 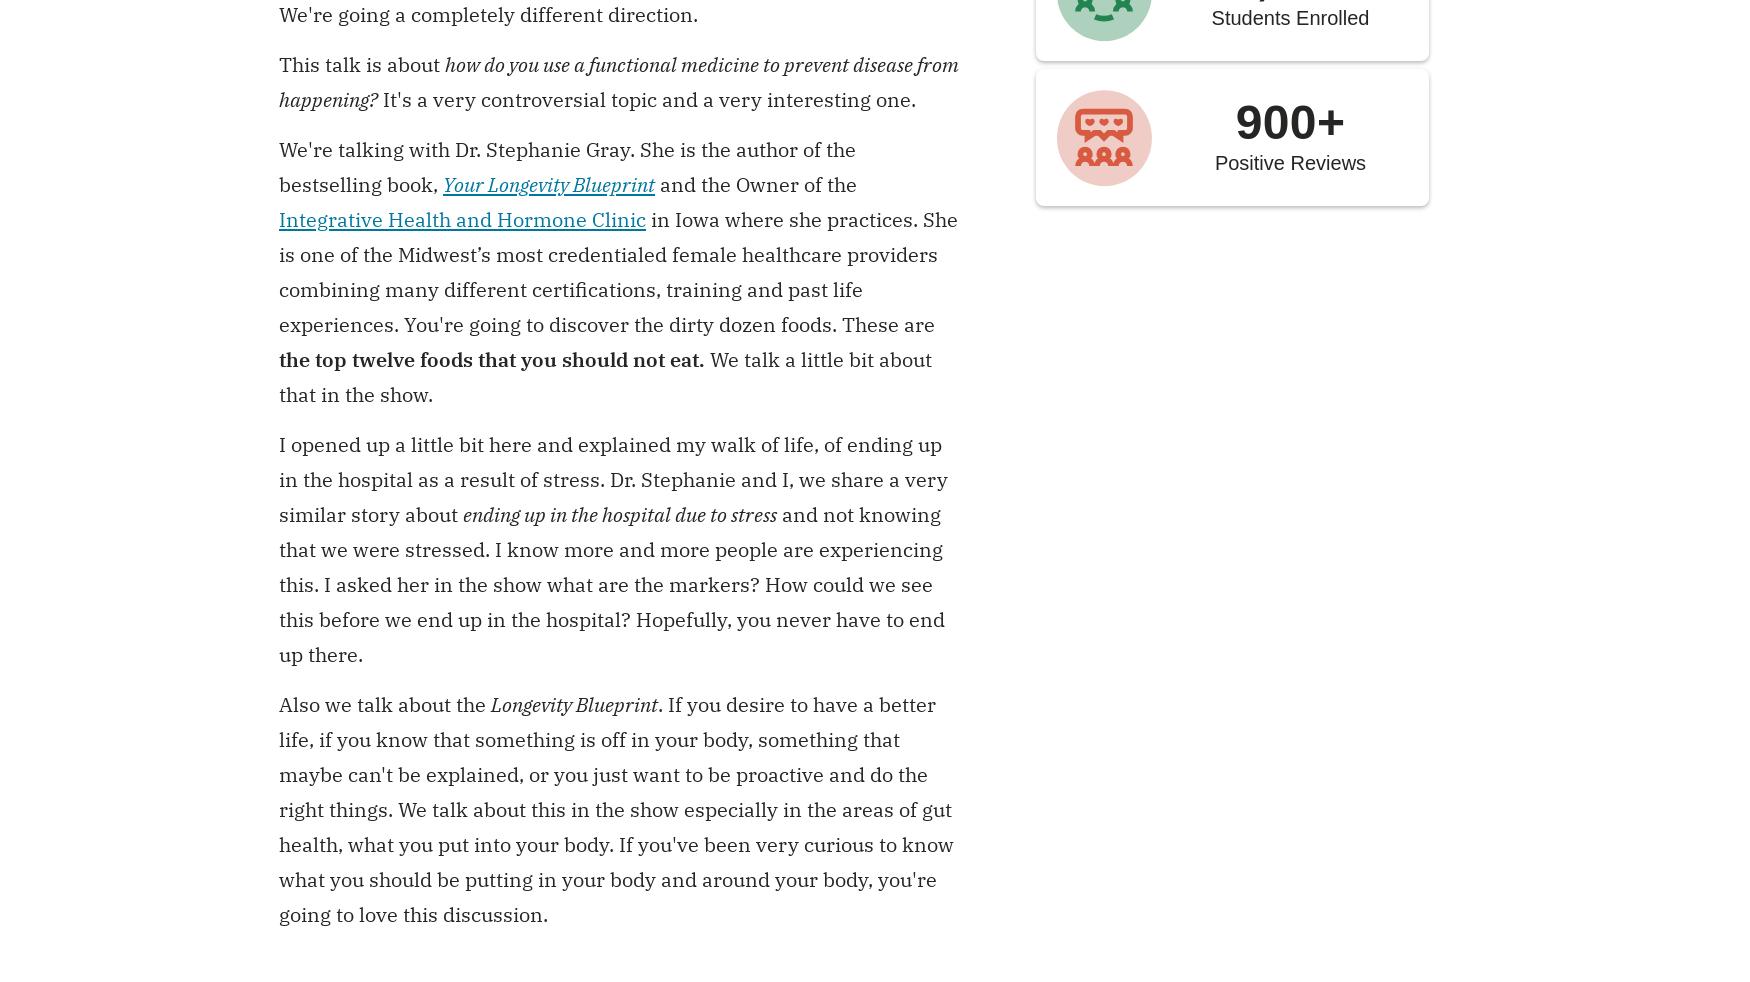 What do you see at coordinates (343, 770) in the screenshot?
I see `'The Ultimate Financial Strategy'` at bounding box center [343, 770].